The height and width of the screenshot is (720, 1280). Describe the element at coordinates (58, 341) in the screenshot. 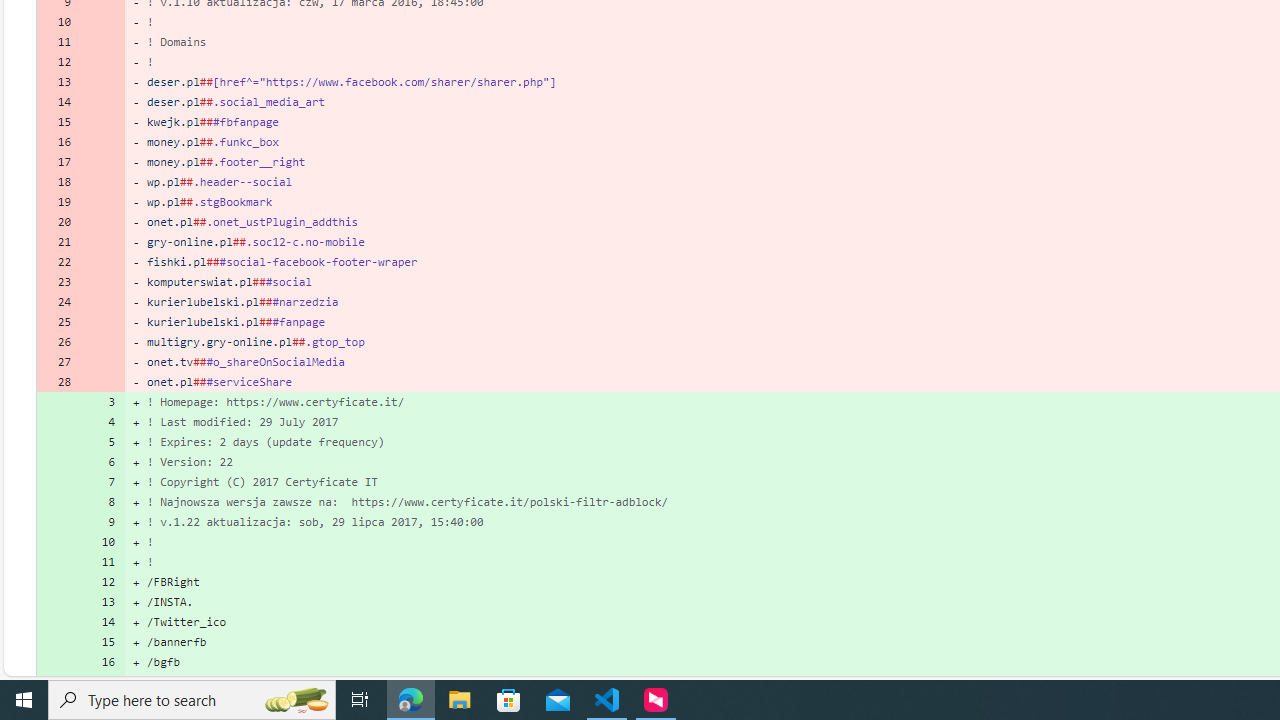

I see `'26'` at that location.